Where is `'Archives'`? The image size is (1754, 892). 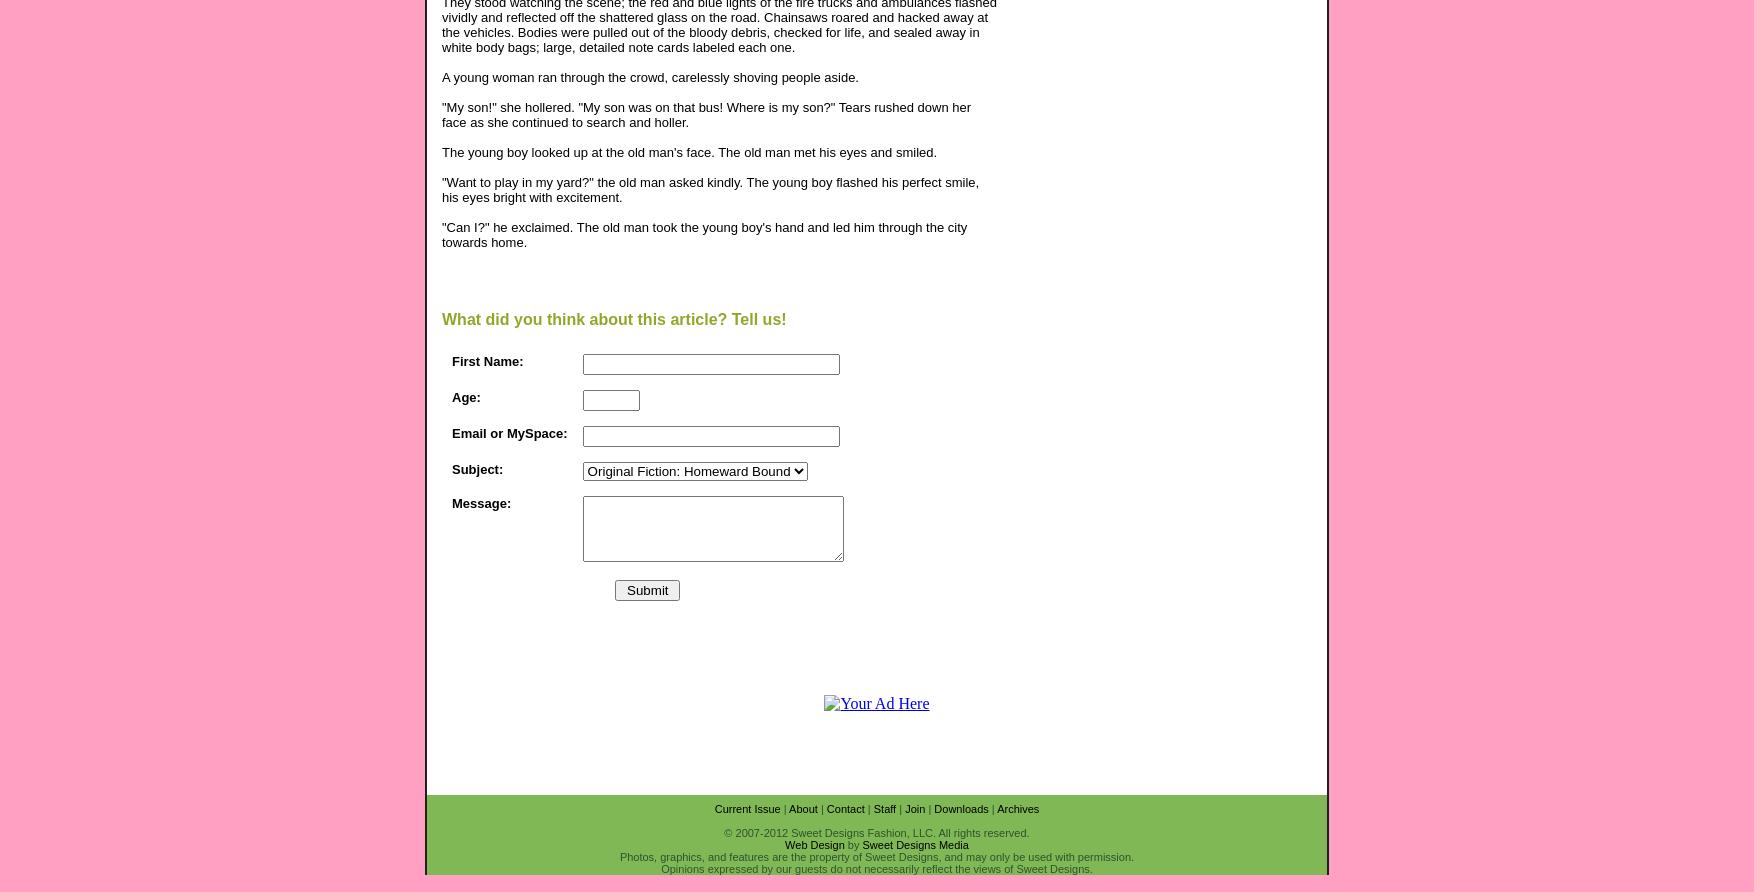 'Archives' is located at coordinates (1017, 806).